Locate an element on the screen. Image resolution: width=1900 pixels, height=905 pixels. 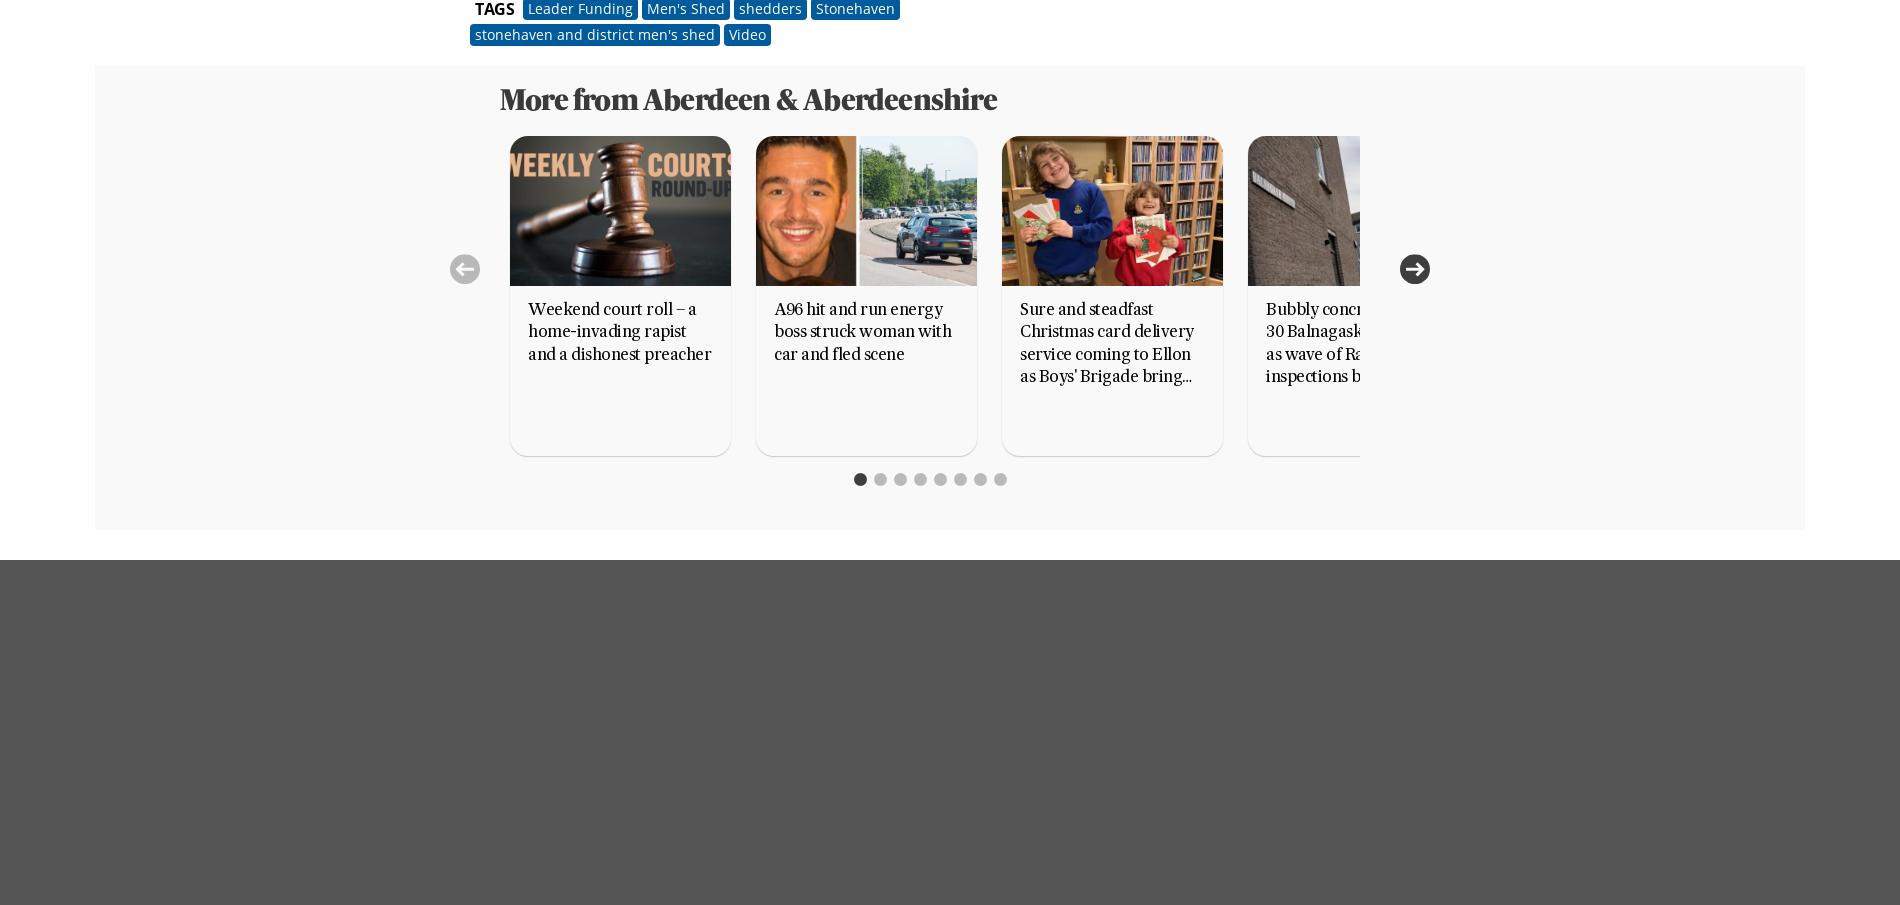
'Sure and steadfast Christmas card delivery service coming to Ellon as Boys' Brigade bring…' is located at coordinates (1106, 343).